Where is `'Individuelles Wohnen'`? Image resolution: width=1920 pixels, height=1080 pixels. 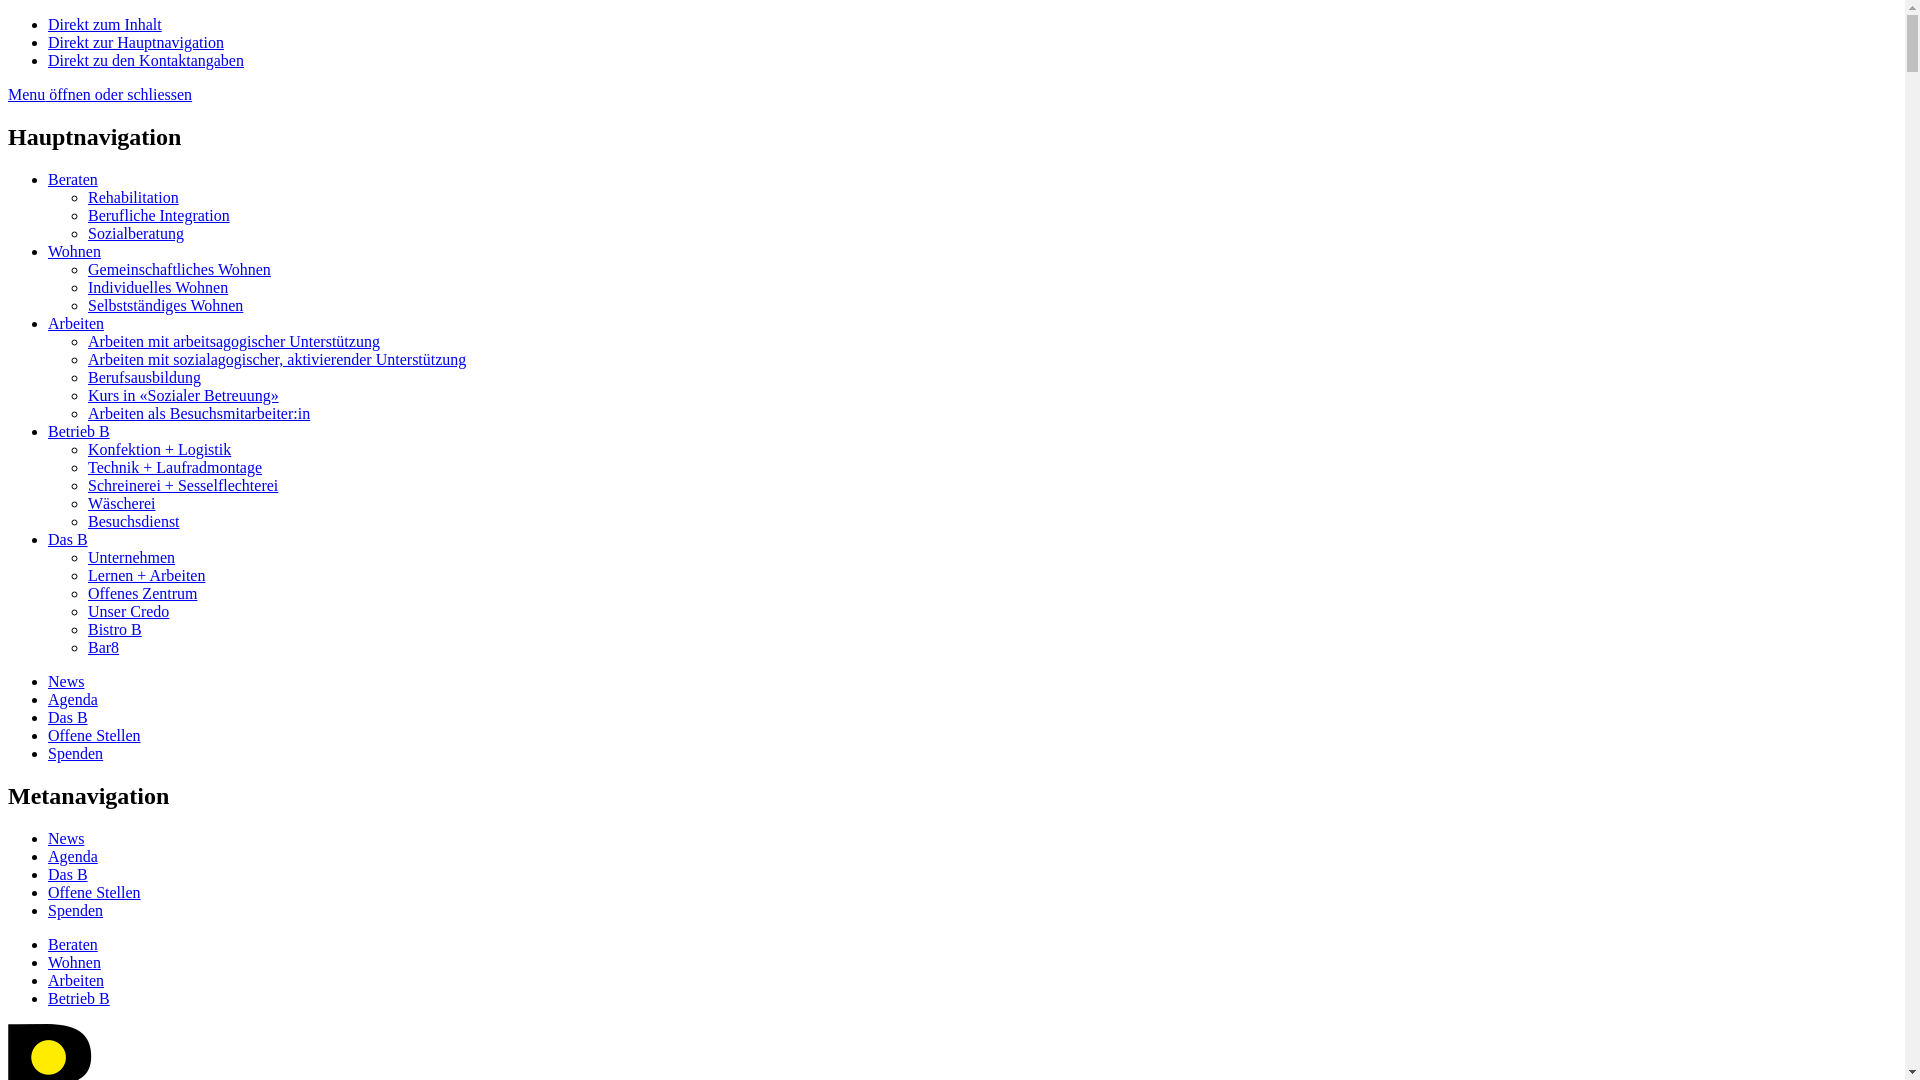 'Individuelles Wohnen' is located at coordinates (157, 287).